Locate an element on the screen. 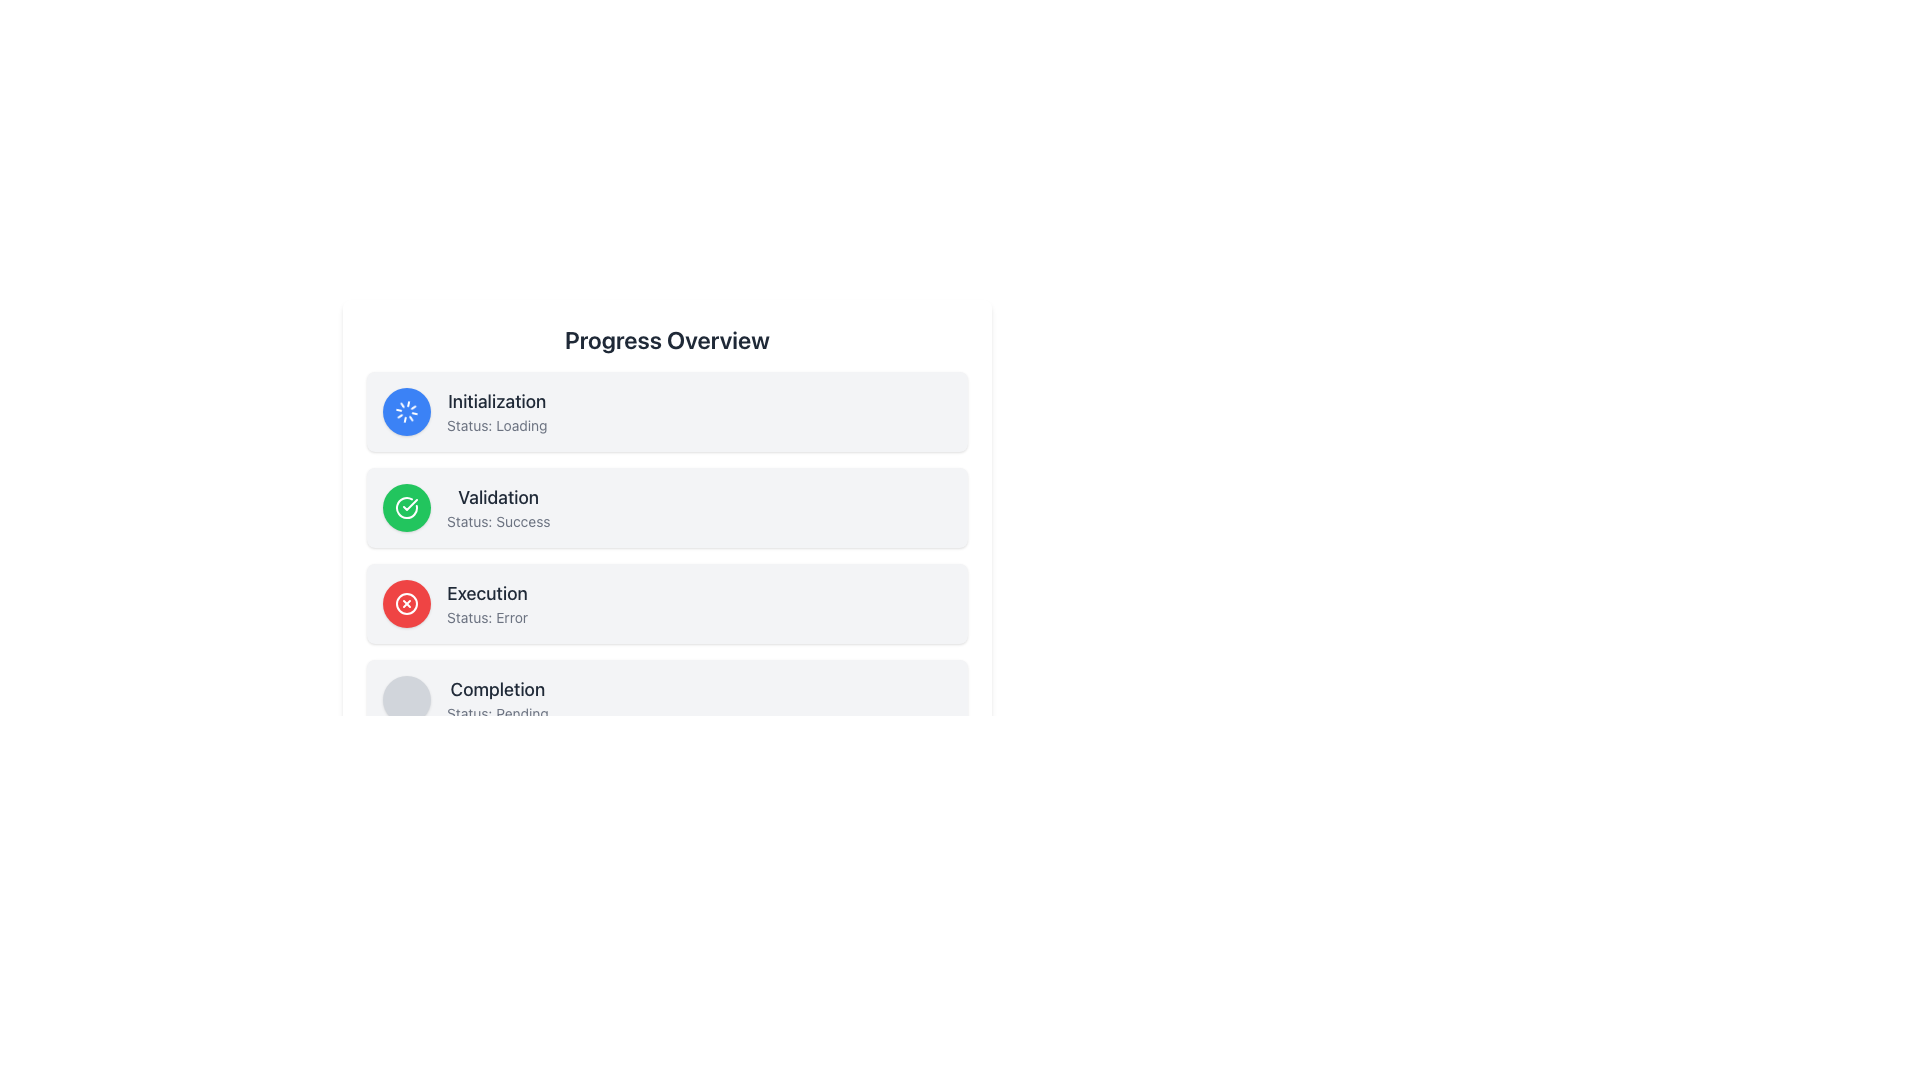 The height and width of the screenshot is (1080, 1920). the text label displaying the current status of the 'Initialization' step in the progress overview, located directly under the text 'Initialization' is located at coordinates (497, 424).